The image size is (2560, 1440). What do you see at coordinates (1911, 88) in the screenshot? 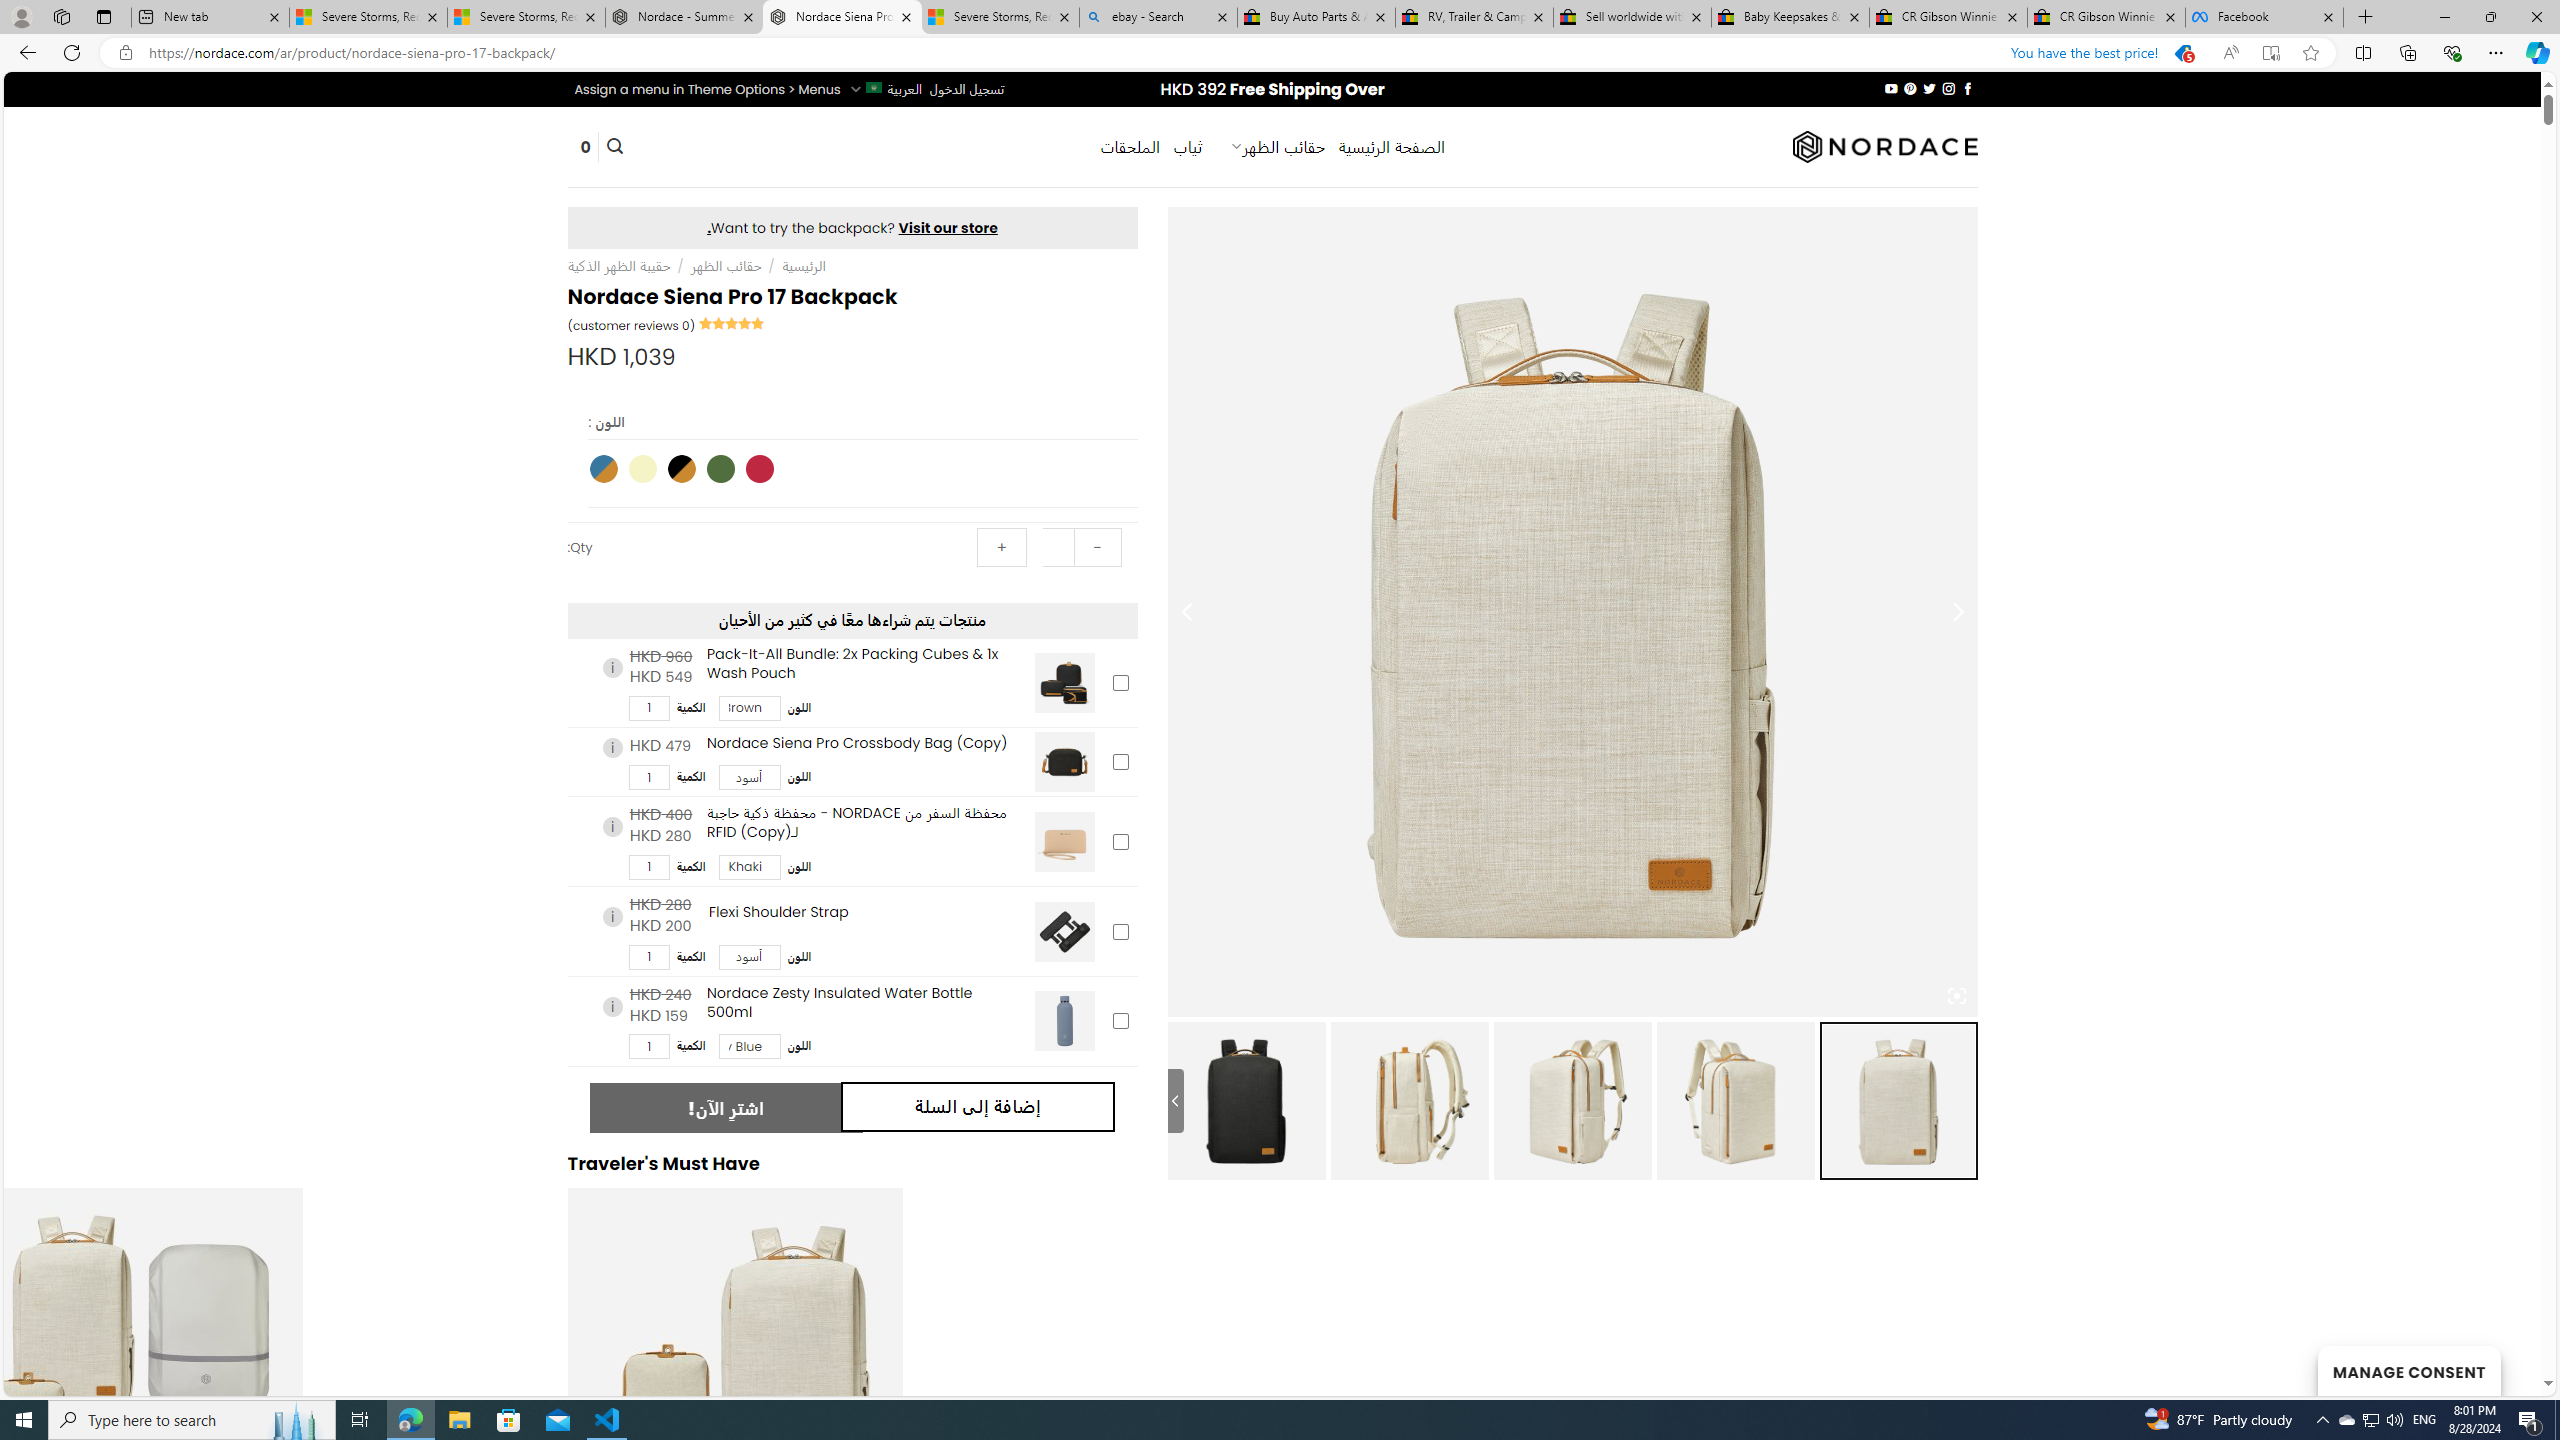
I see `'Follow on Pinterest'` at bounding box center [1911, 88].